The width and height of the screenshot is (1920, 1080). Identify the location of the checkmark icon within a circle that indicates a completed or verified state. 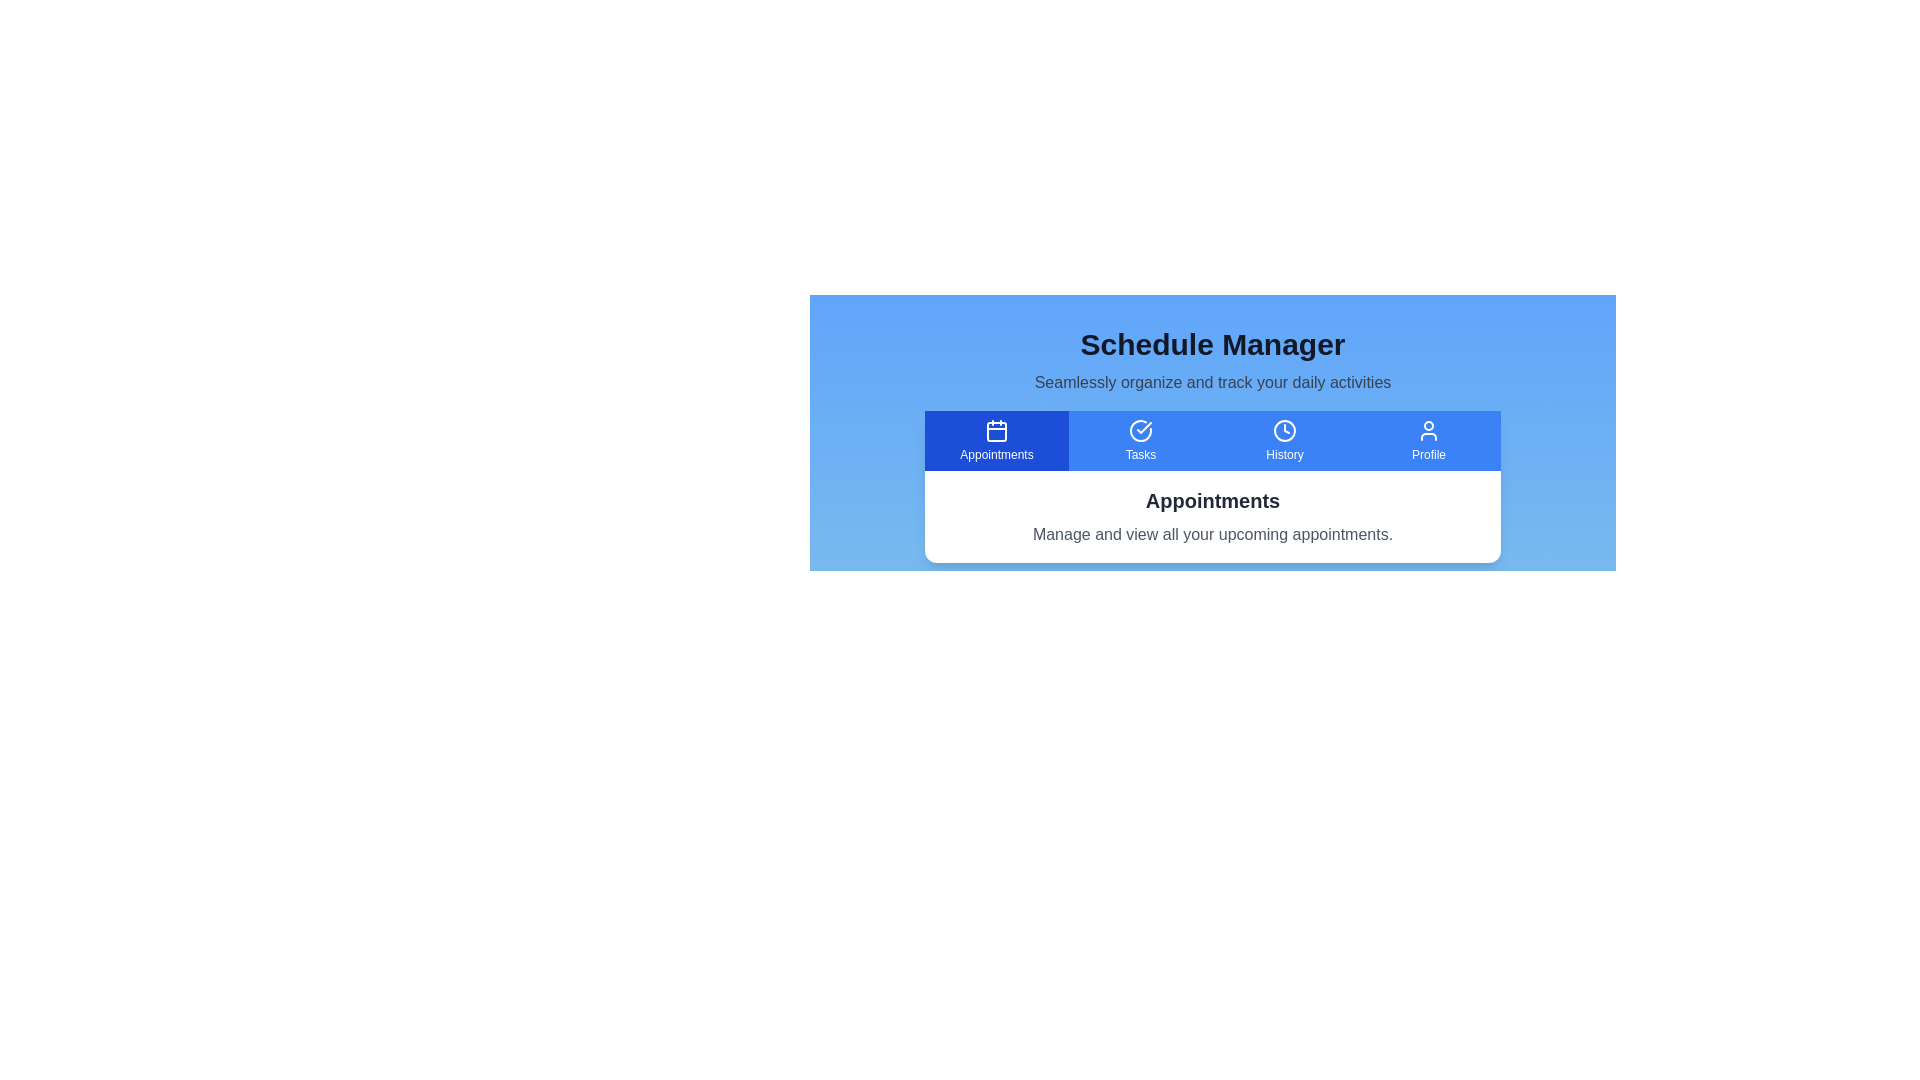
(1144, 427).